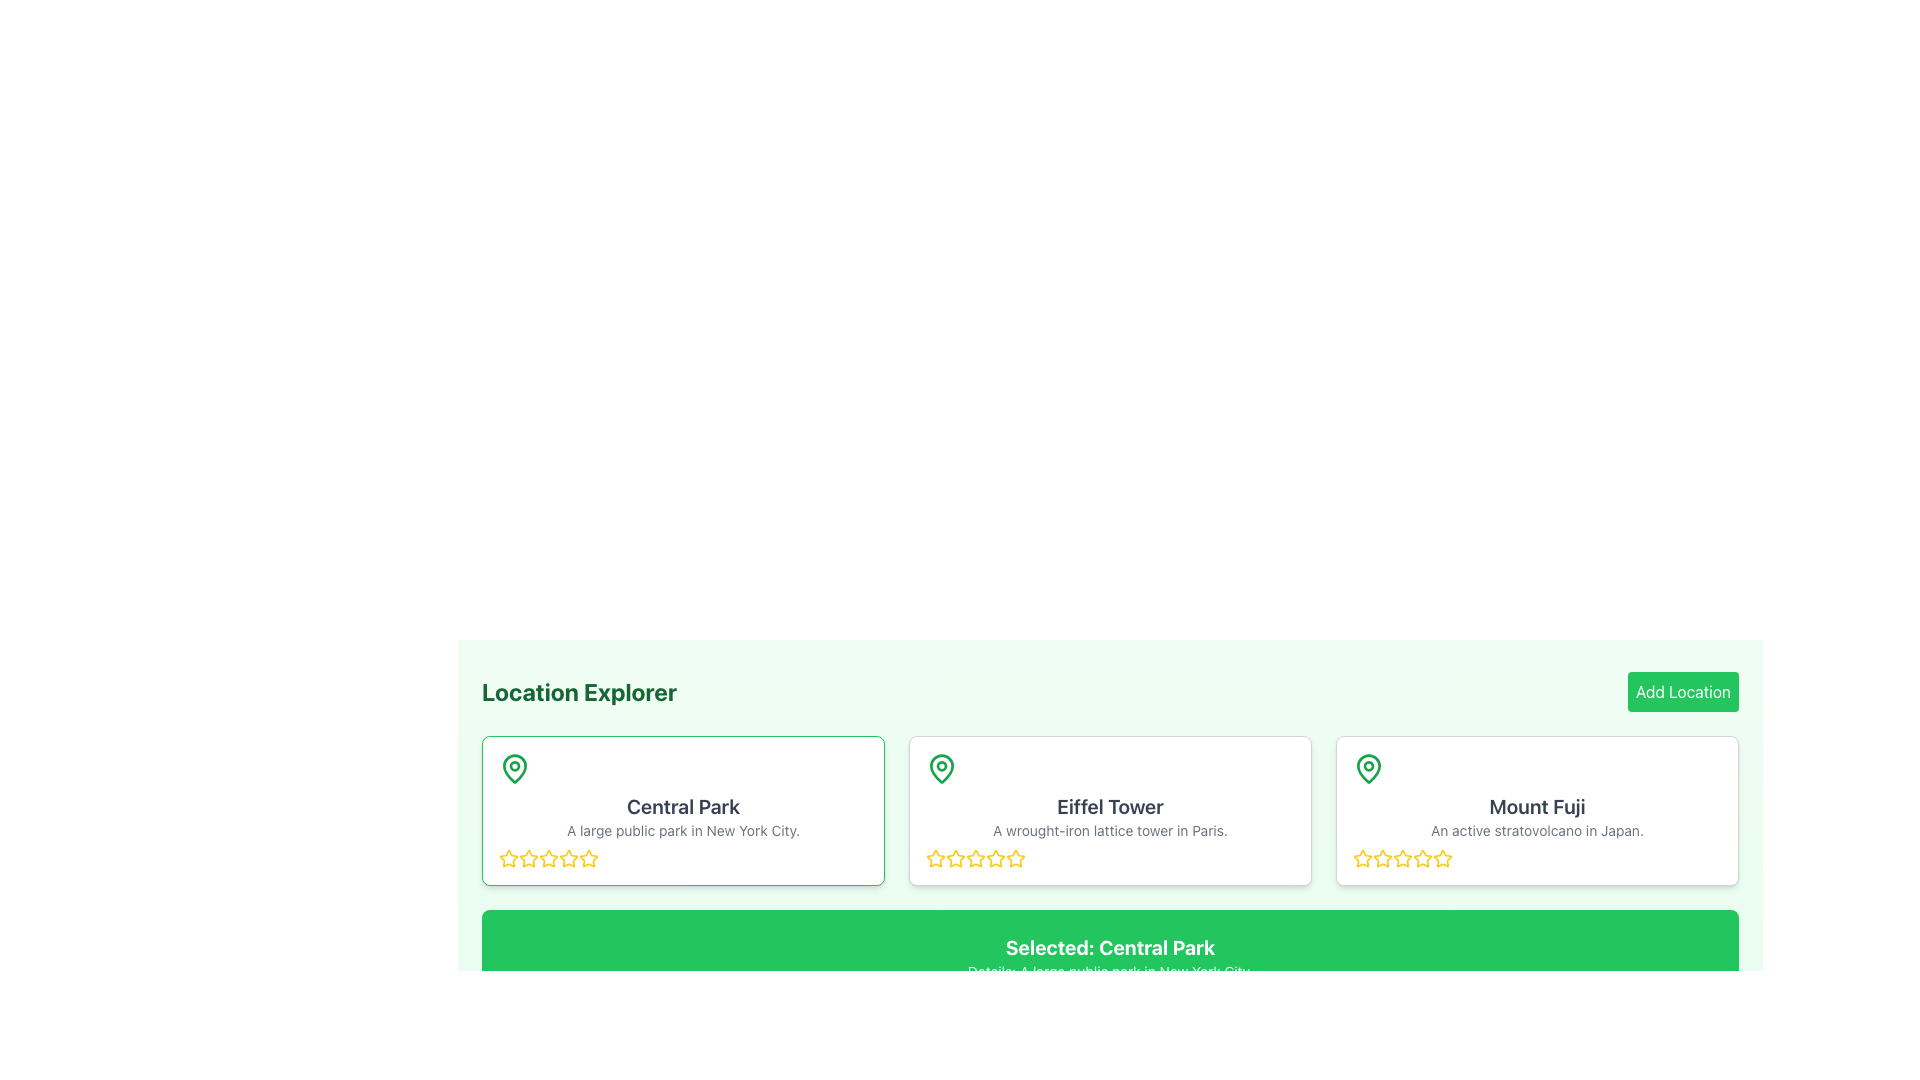 The height and width of the screenshot is (1080, 1920). I want to click on the rating stars visually located at the bottom of the highlighted panel for 'Central Park', so click(683, 858).